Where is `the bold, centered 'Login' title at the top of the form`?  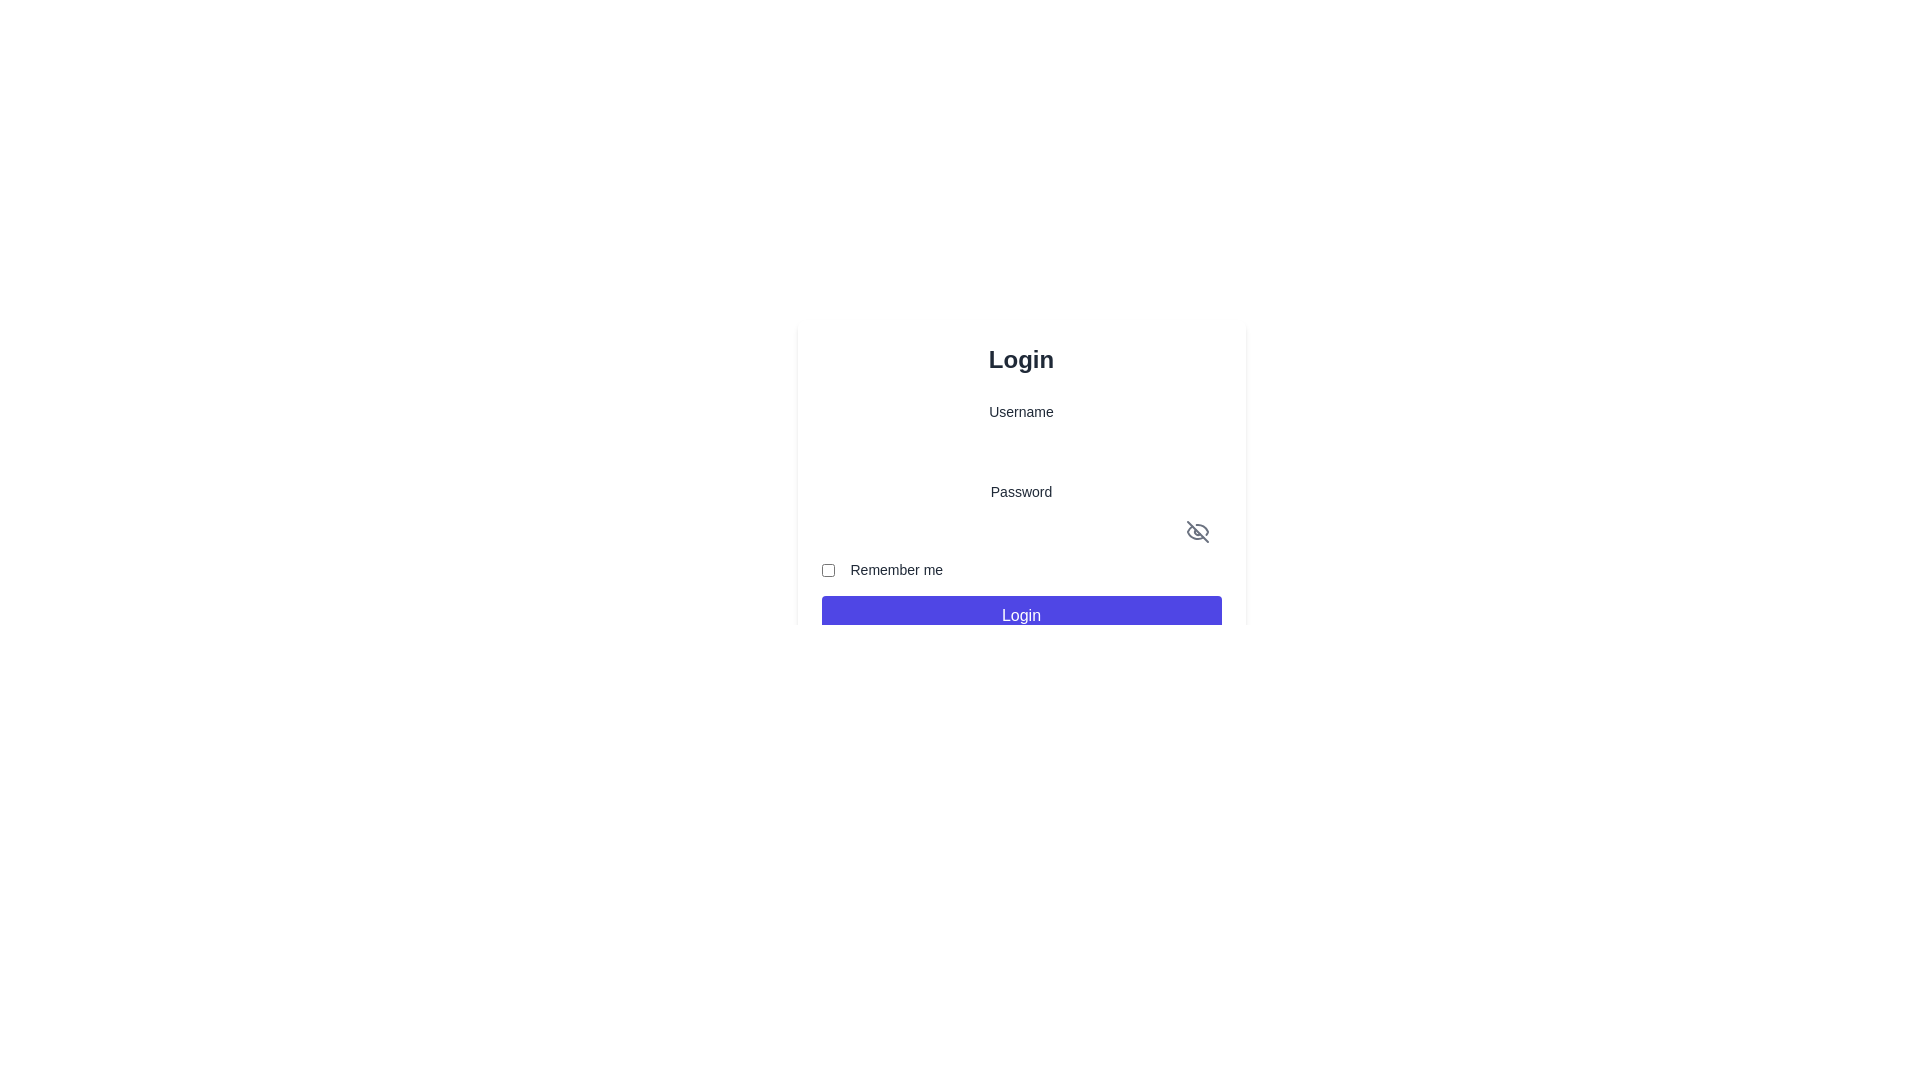
the bold, centered 'Login' title at the top of the form is located at coordinates (1021, 358).